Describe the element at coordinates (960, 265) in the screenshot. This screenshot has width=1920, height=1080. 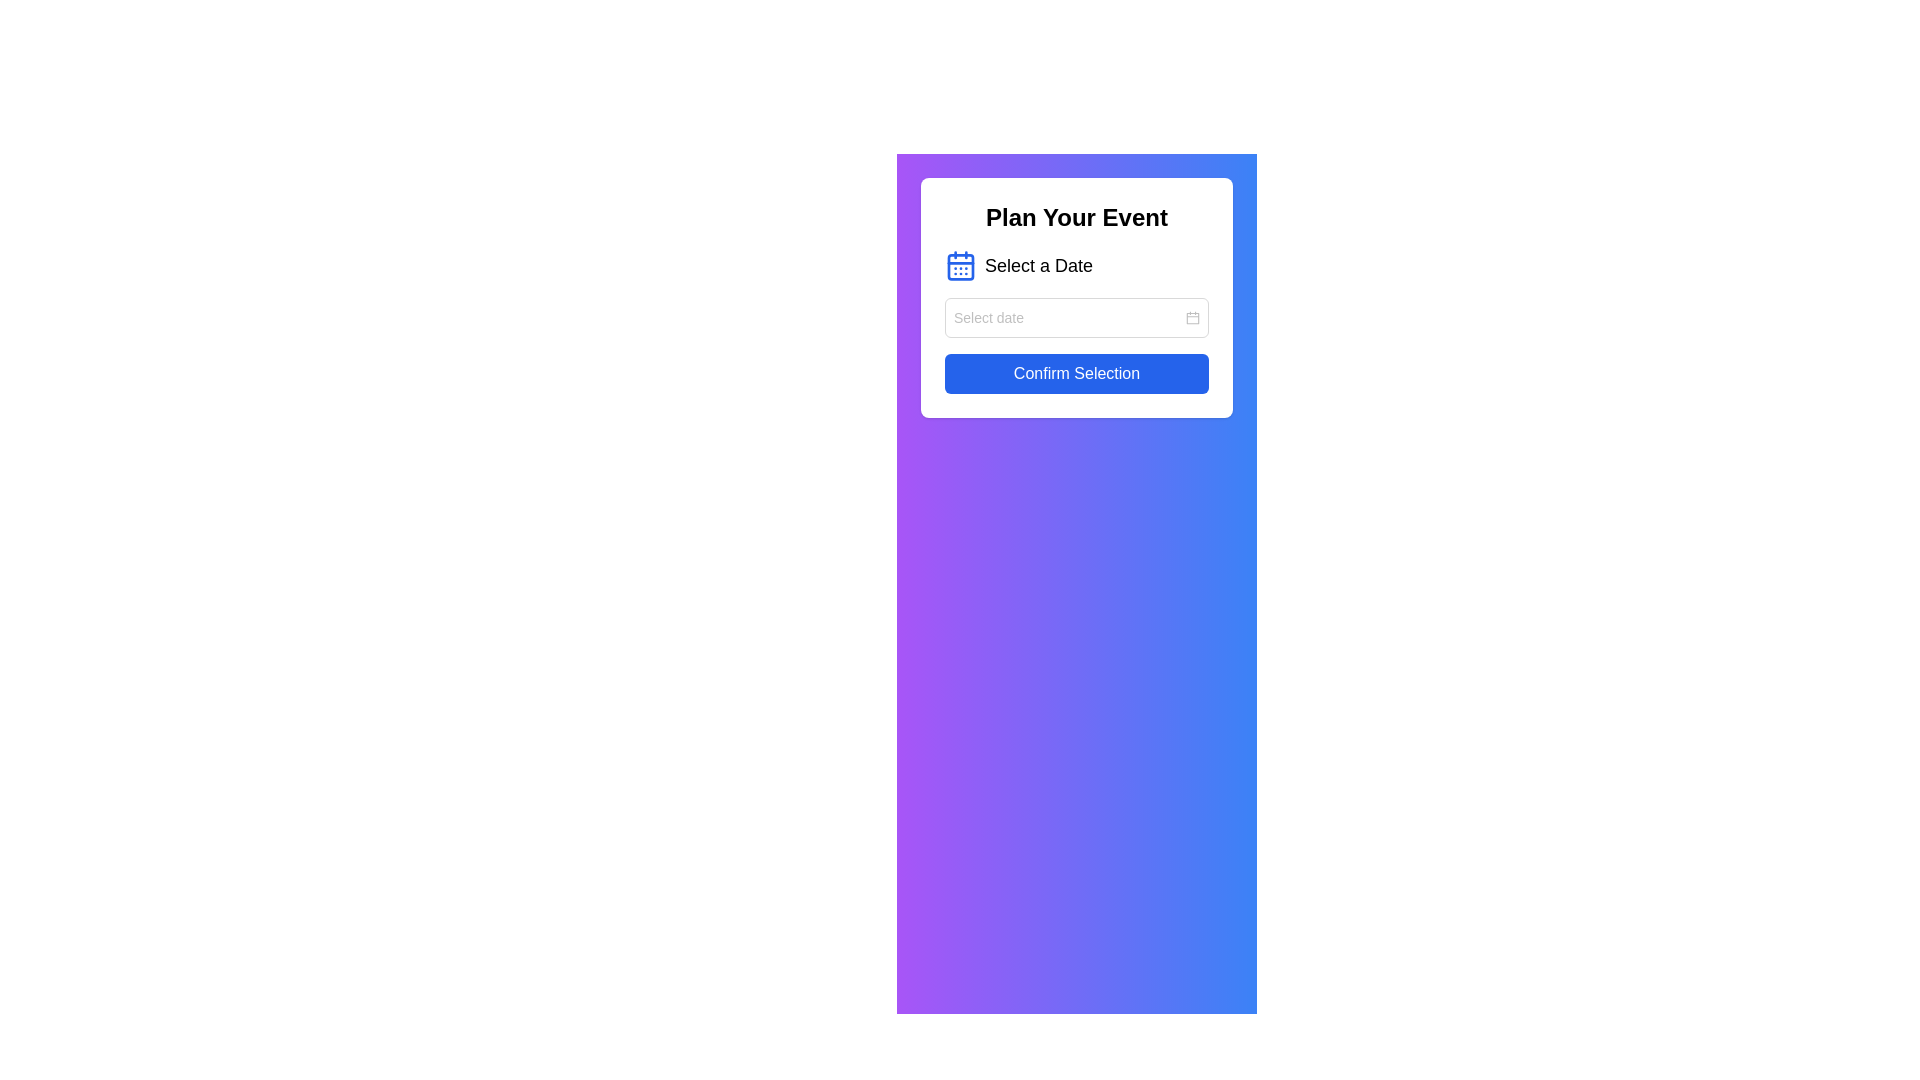
I see `the blue calendar icon located at the top left of the white card, which is positioned to the left of the 'Select a Date' text` at that location.